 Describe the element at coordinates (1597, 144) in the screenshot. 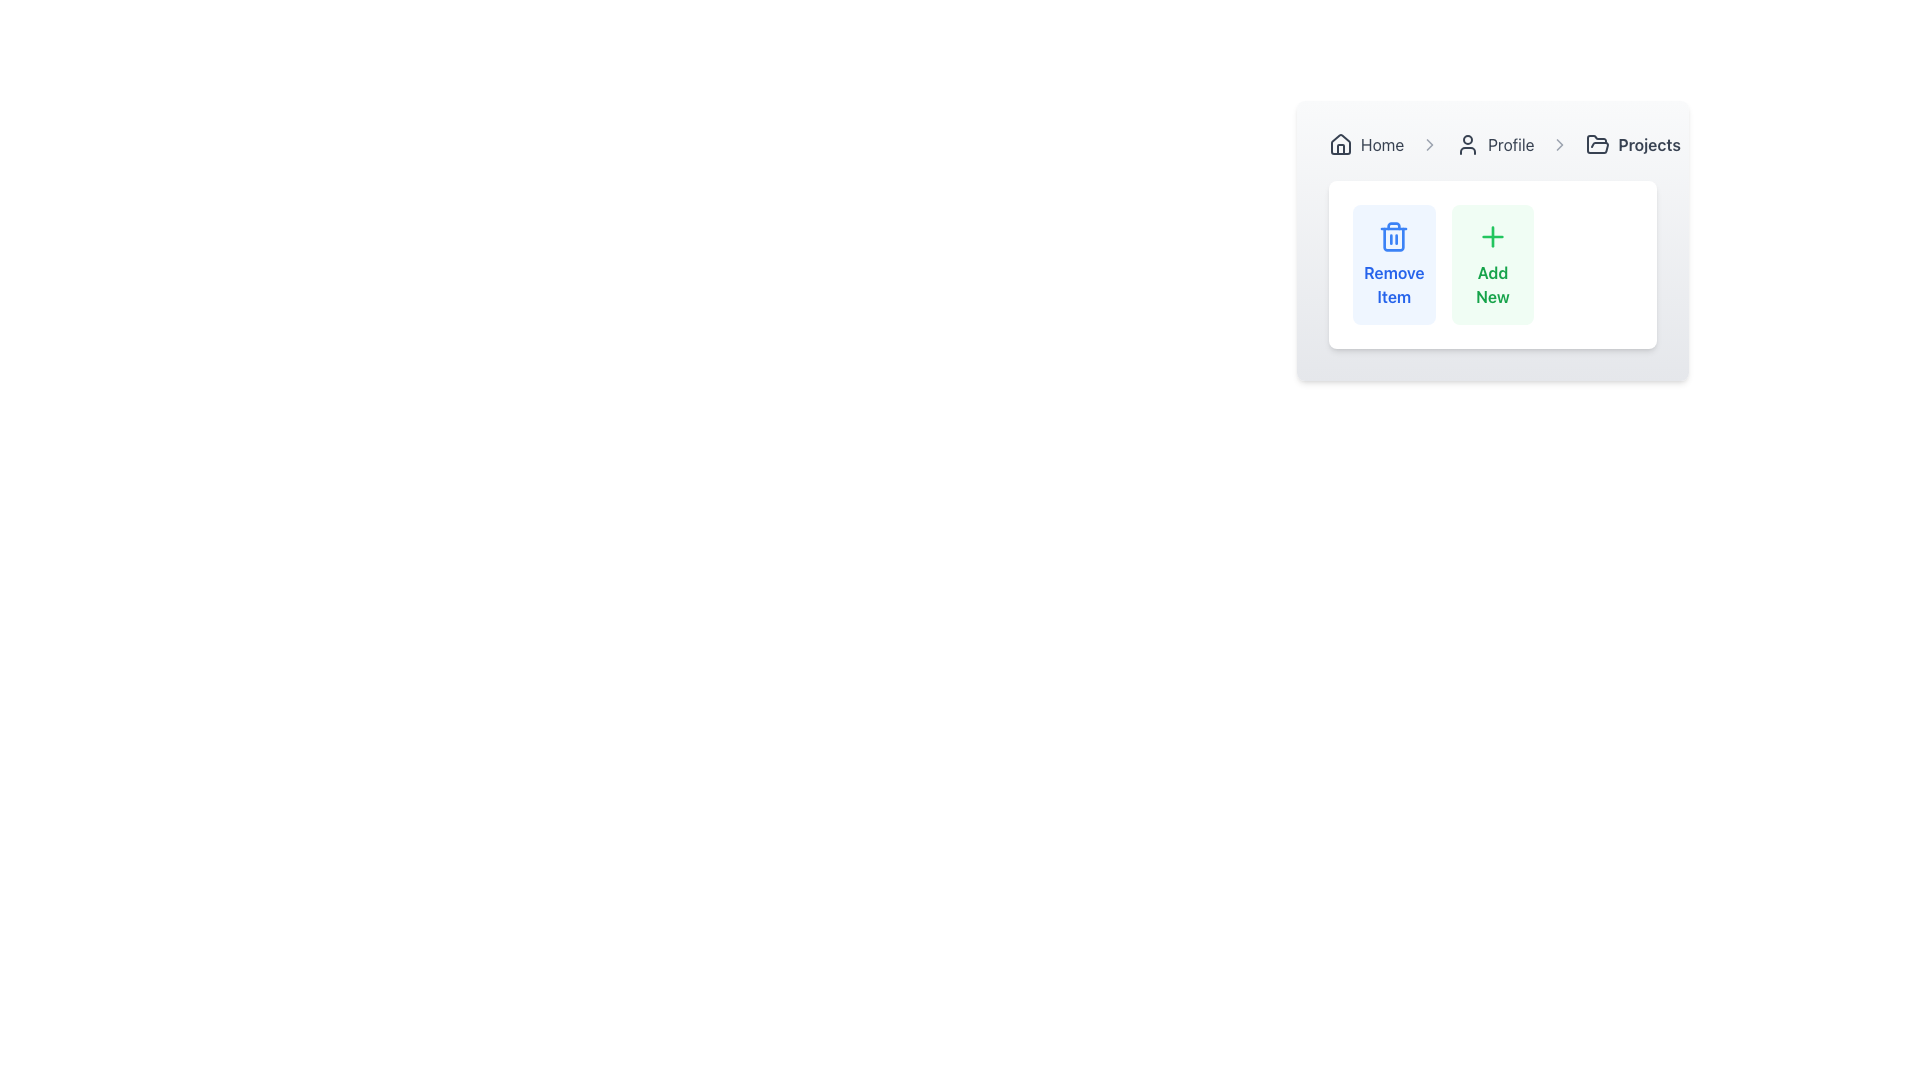

I see `the SVG Icon representing the 'Projects' section, which is the first element in the navigation bar associated with the 'Projects' label` at that location.